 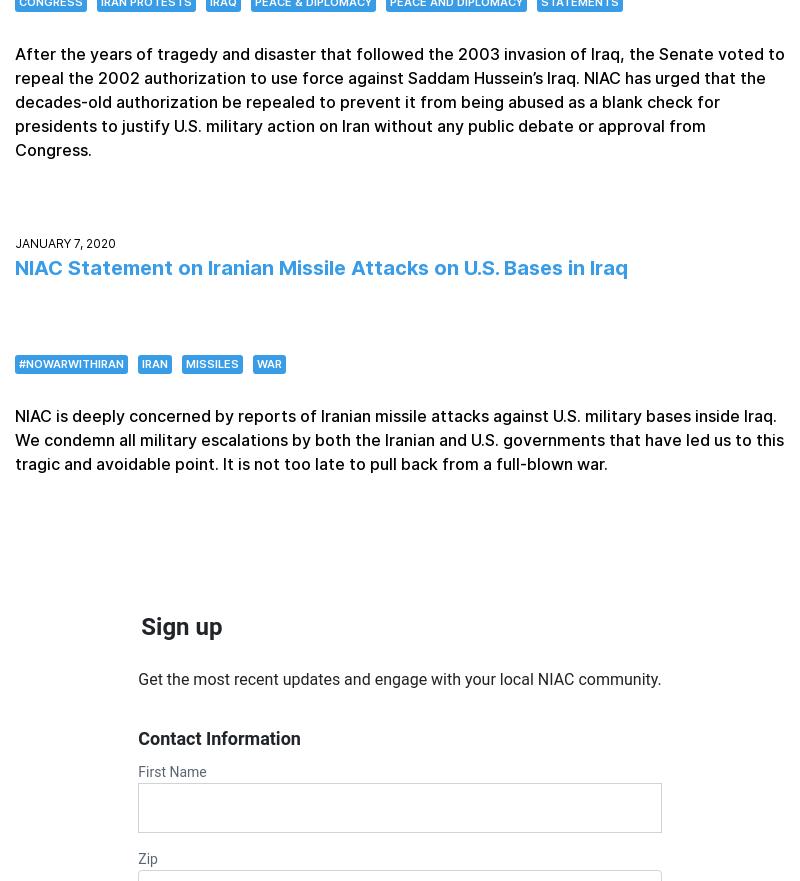 What do you see at coordinates (71, 361) in the screenshot?
I see `'#NoWarWithIran'` at bounding box center [71, 361].